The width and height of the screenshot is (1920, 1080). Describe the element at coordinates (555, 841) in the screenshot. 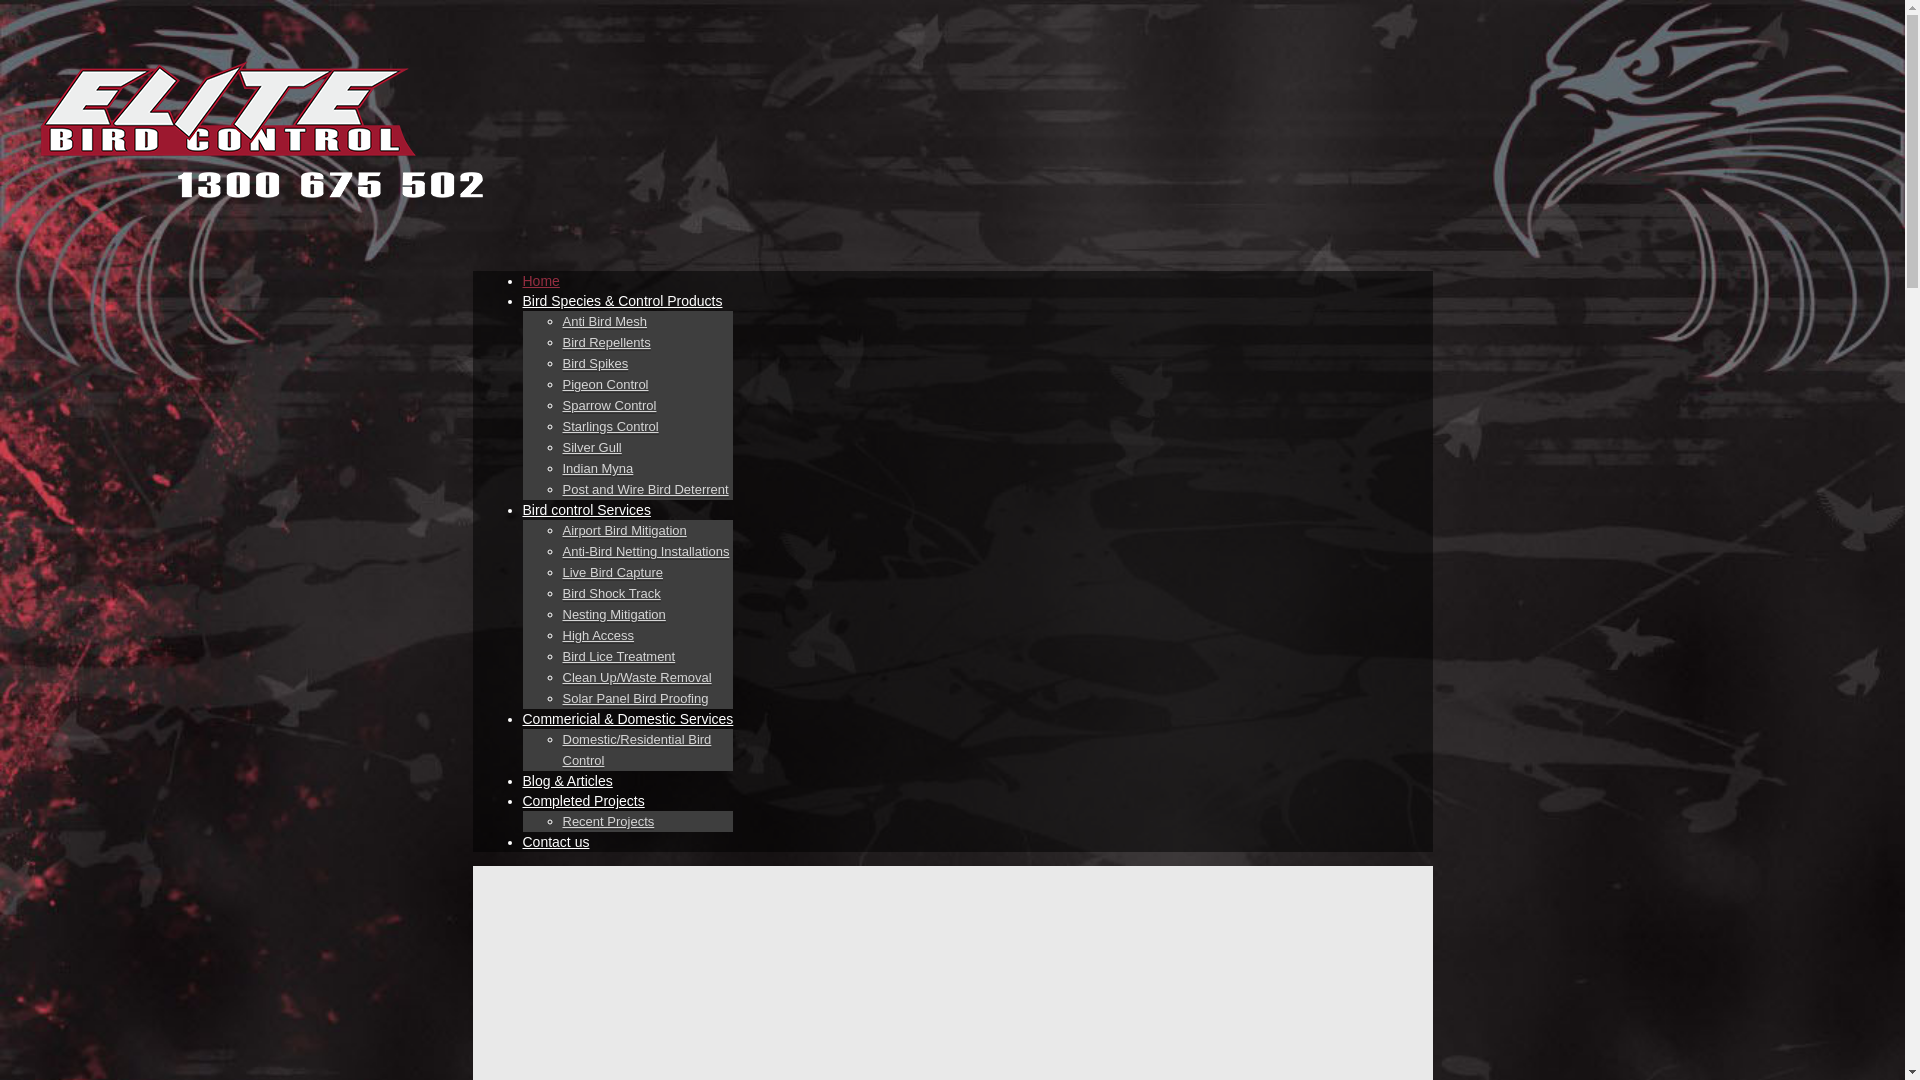

I see `'Contact us'` at that location.